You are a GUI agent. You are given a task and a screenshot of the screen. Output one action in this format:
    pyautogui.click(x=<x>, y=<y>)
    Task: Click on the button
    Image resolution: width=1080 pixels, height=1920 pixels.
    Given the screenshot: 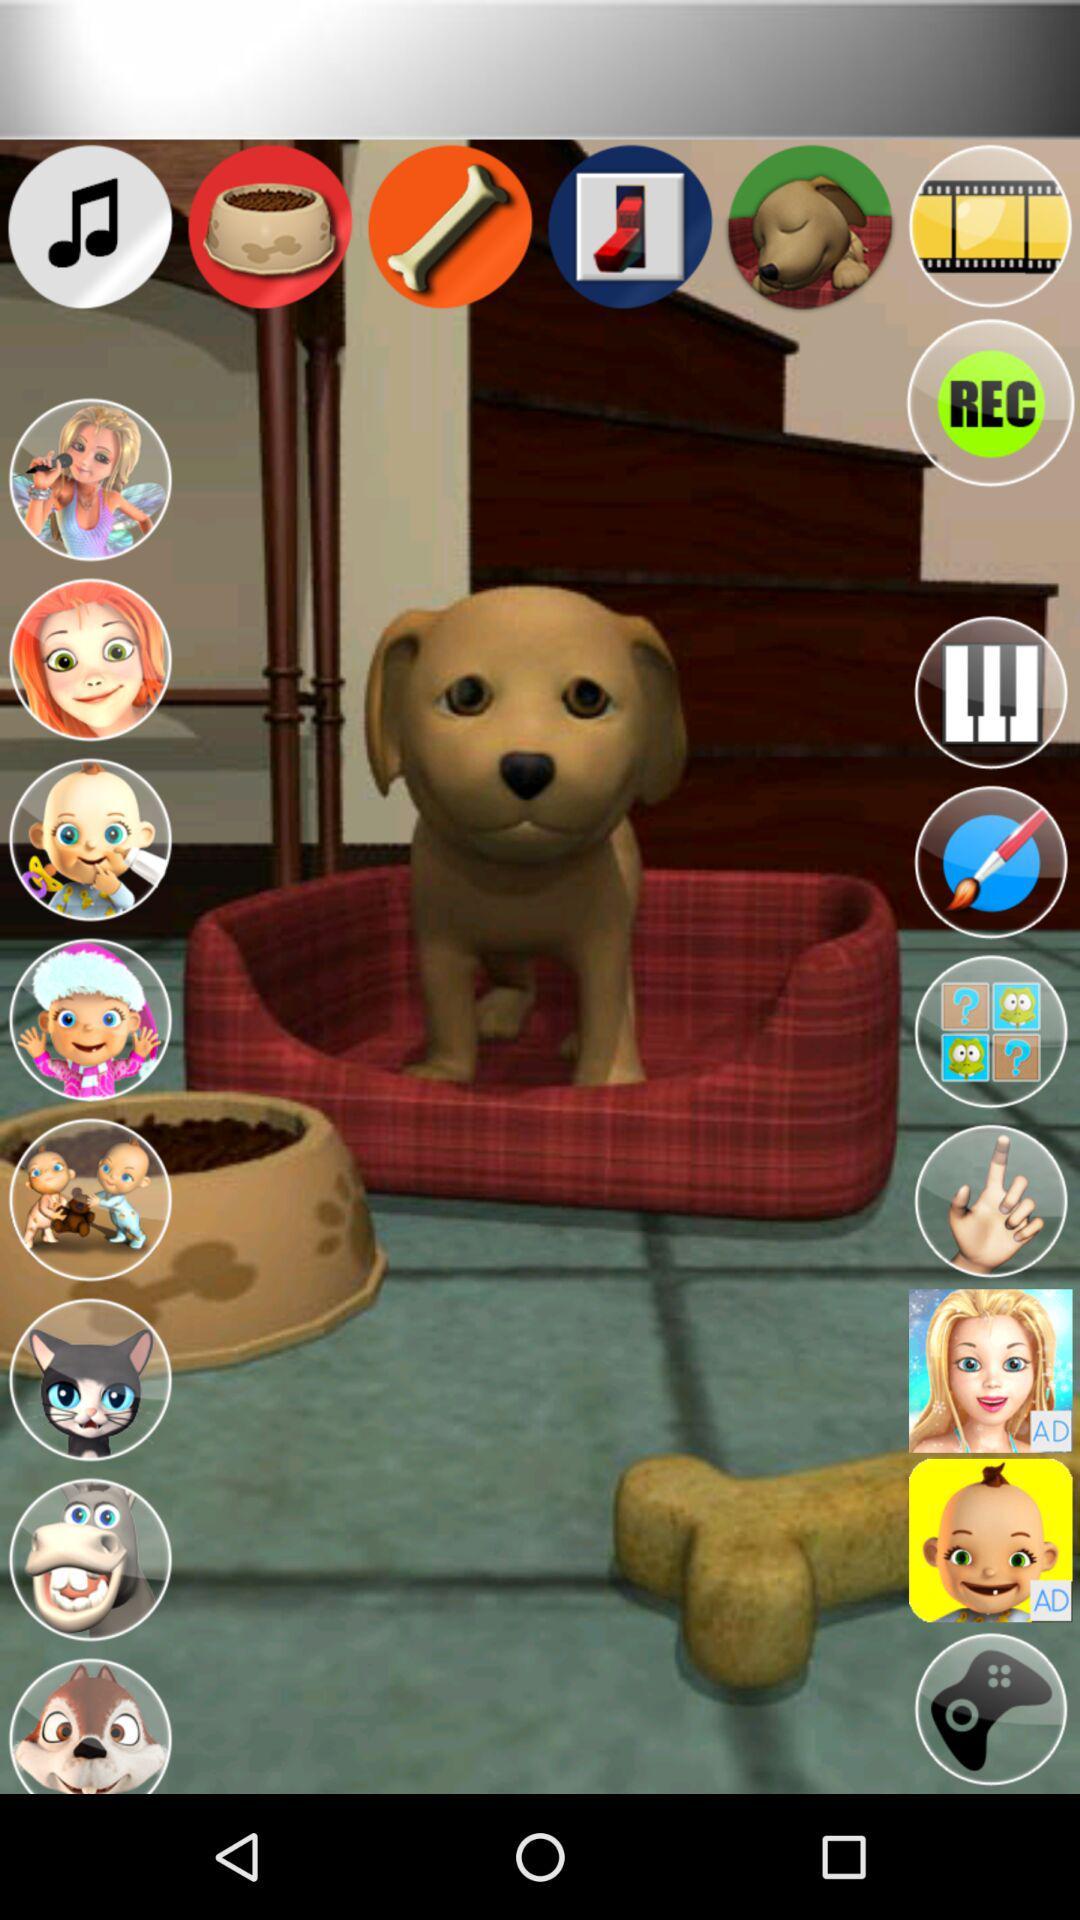 What is the action you would take?
    pyautogui.click(x=990, y=1708)
    